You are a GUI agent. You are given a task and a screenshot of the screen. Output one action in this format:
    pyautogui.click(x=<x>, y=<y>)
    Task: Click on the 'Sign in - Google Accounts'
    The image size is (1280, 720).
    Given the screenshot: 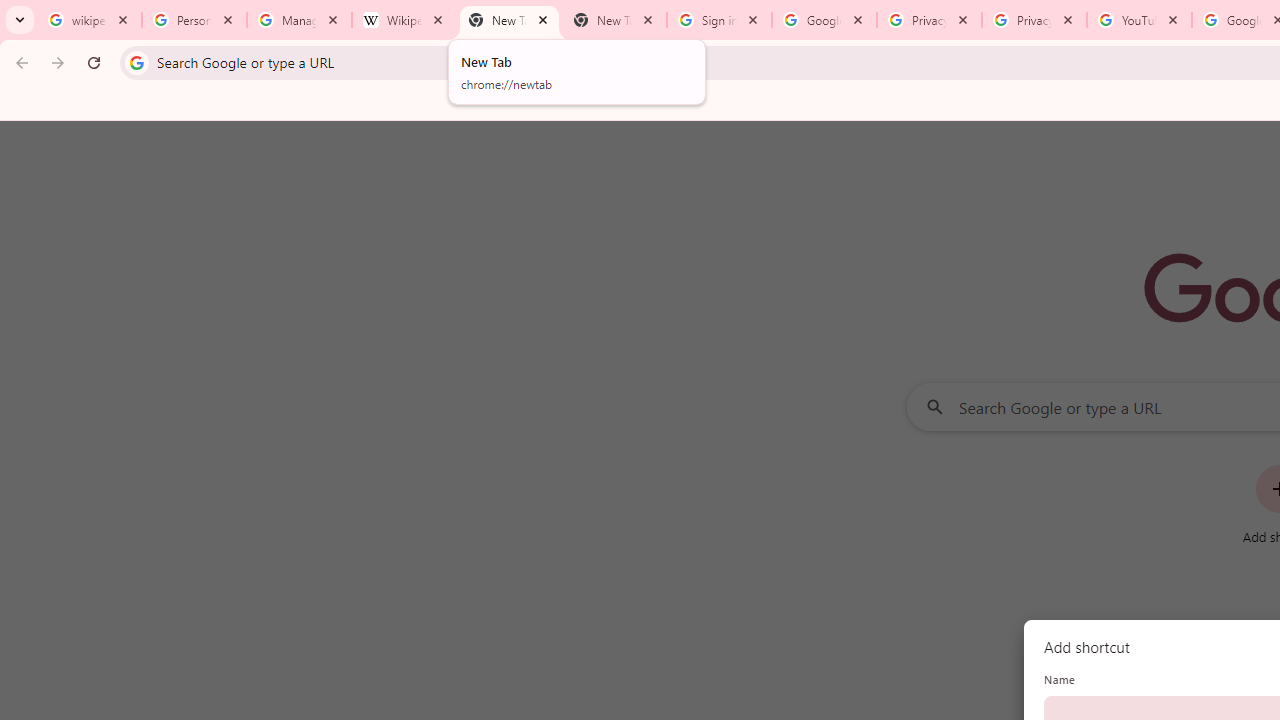 What is the action you would take?
    pyautogui.click(x=719, y=20)
    